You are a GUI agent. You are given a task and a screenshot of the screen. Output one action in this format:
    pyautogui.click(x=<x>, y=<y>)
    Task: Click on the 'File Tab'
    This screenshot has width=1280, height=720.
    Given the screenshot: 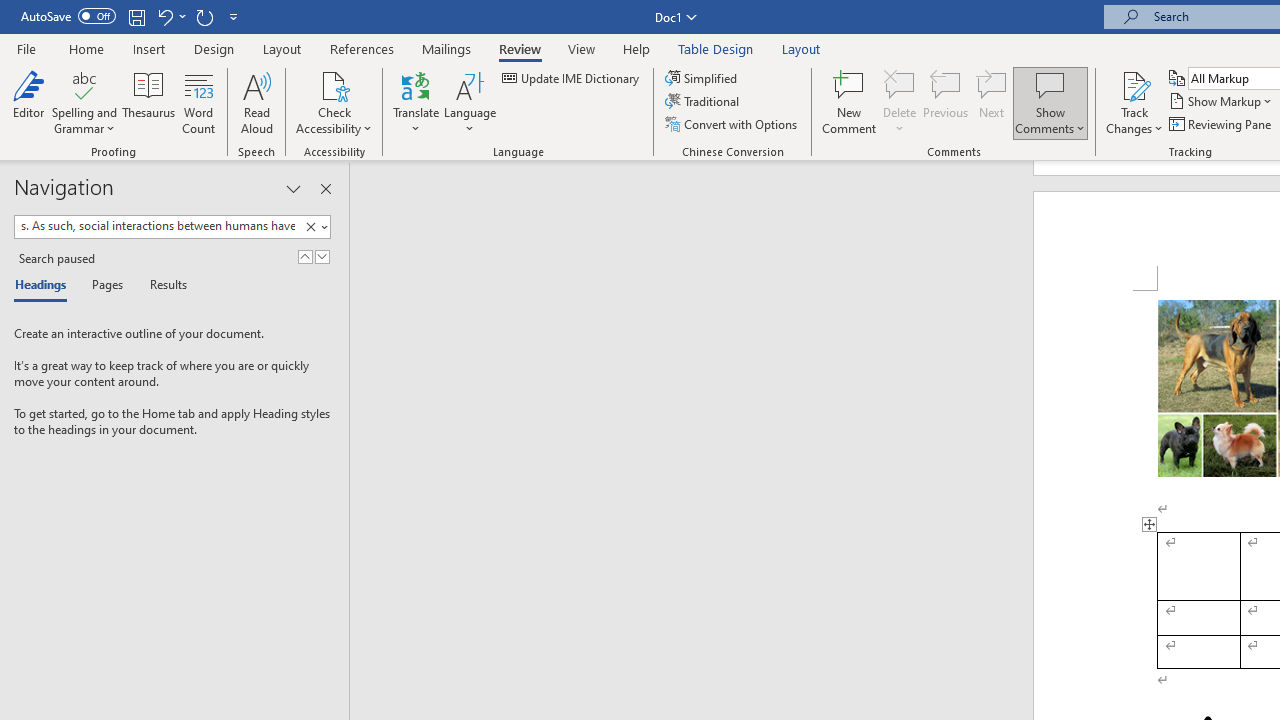 What is the action you would take?
    pyautogui.click(x=26, y=47)
    